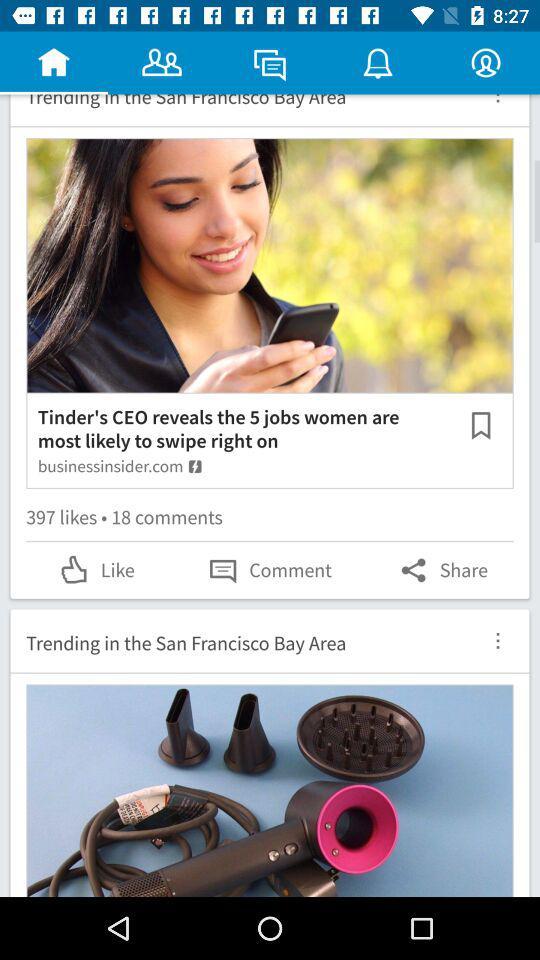  Describe the element at coordinates (480, 425) in the screenshot. I see `the item next to the tinder s ceo` at that location.